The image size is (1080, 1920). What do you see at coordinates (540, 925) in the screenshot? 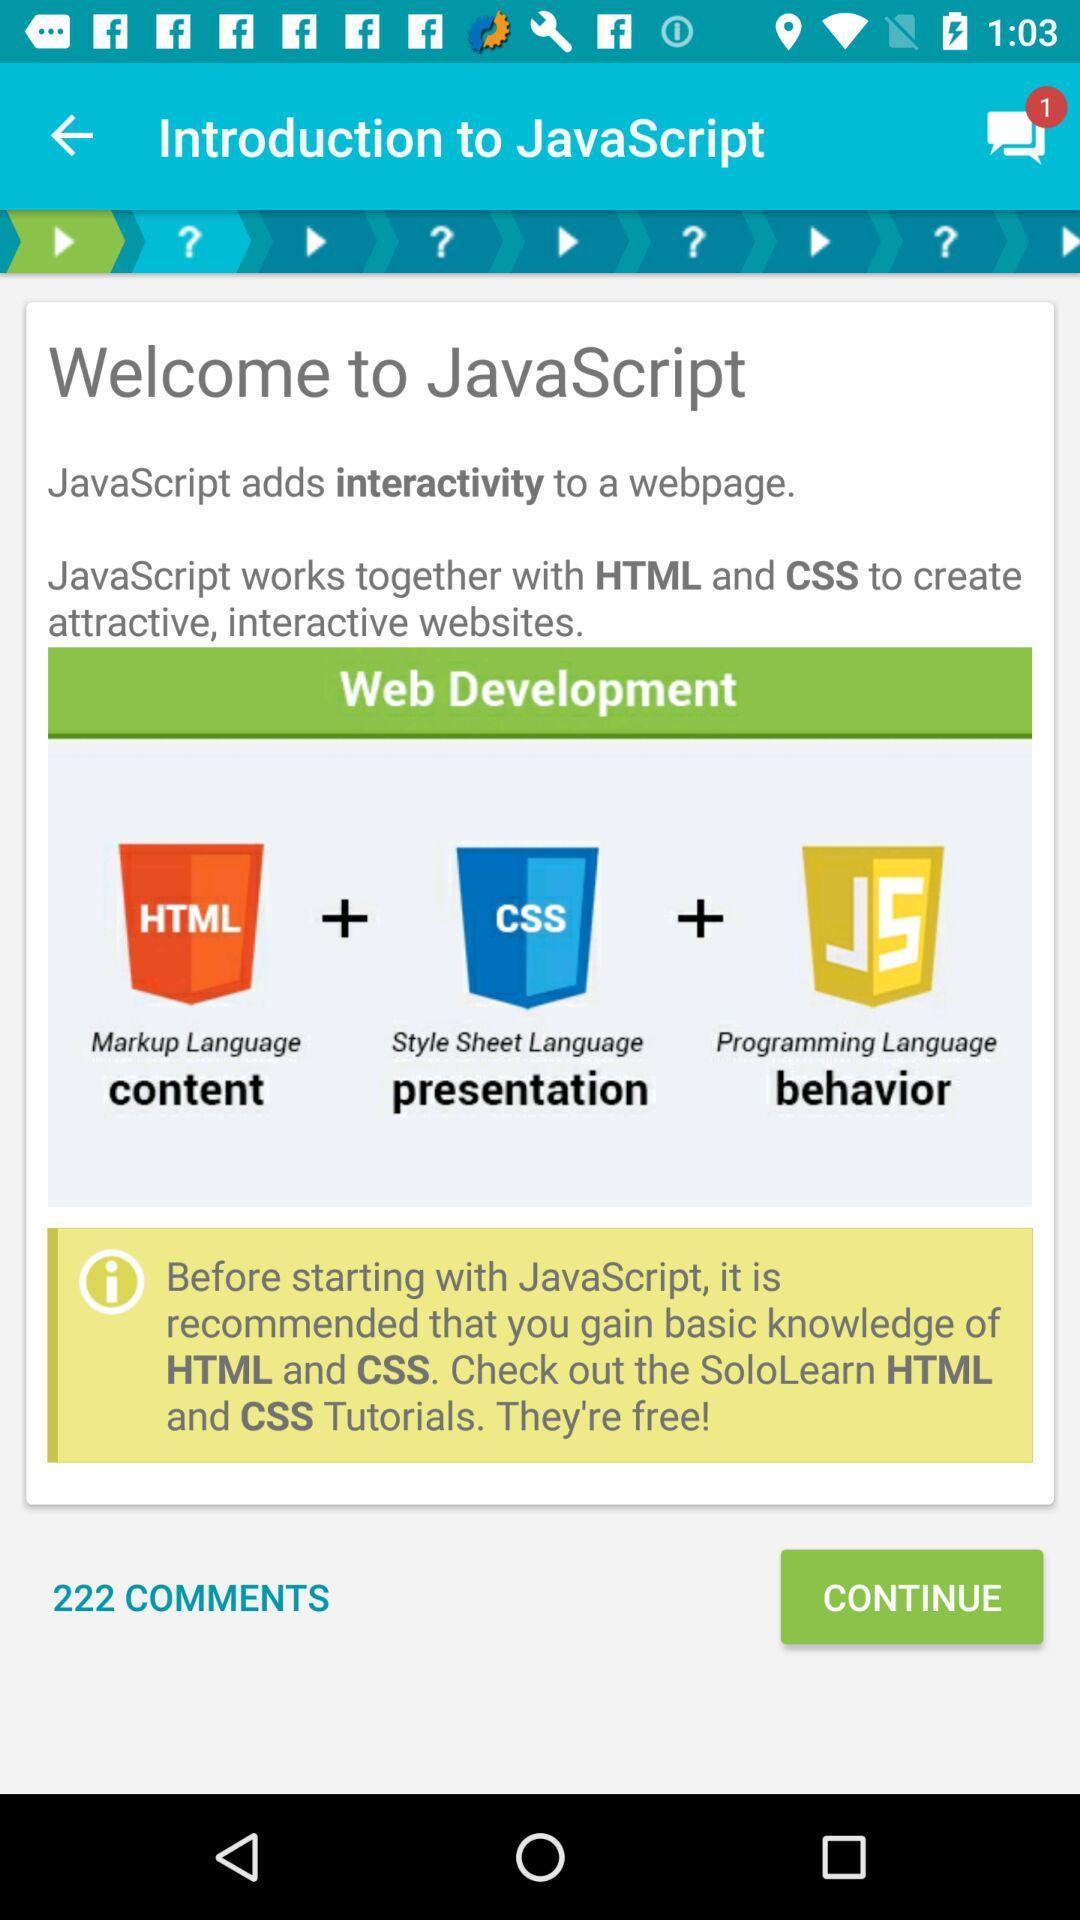
I see `the icon at the center` at bounding box center [540, 925].